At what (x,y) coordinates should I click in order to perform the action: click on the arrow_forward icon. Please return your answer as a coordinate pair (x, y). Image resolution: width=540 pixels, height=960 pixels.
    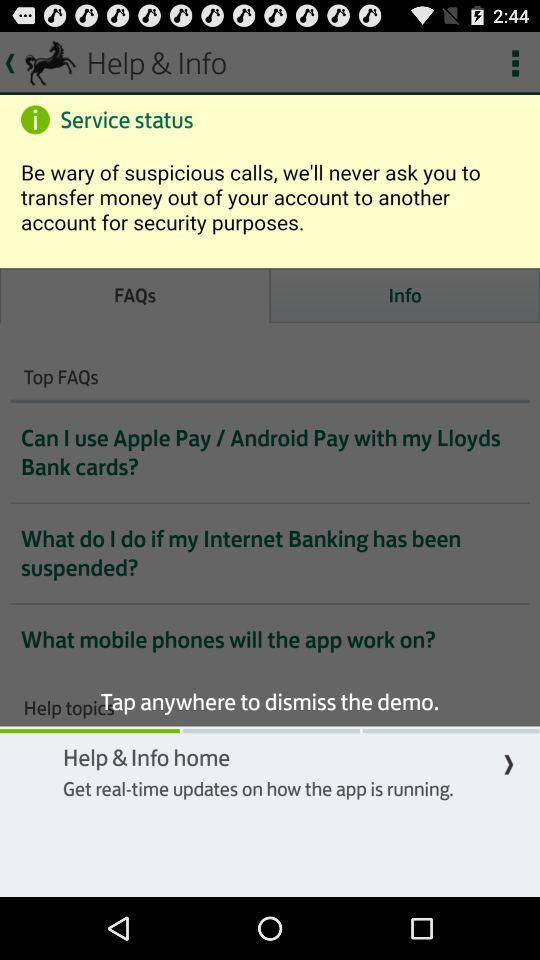
    Looking at the image, I should click on (508, 818).